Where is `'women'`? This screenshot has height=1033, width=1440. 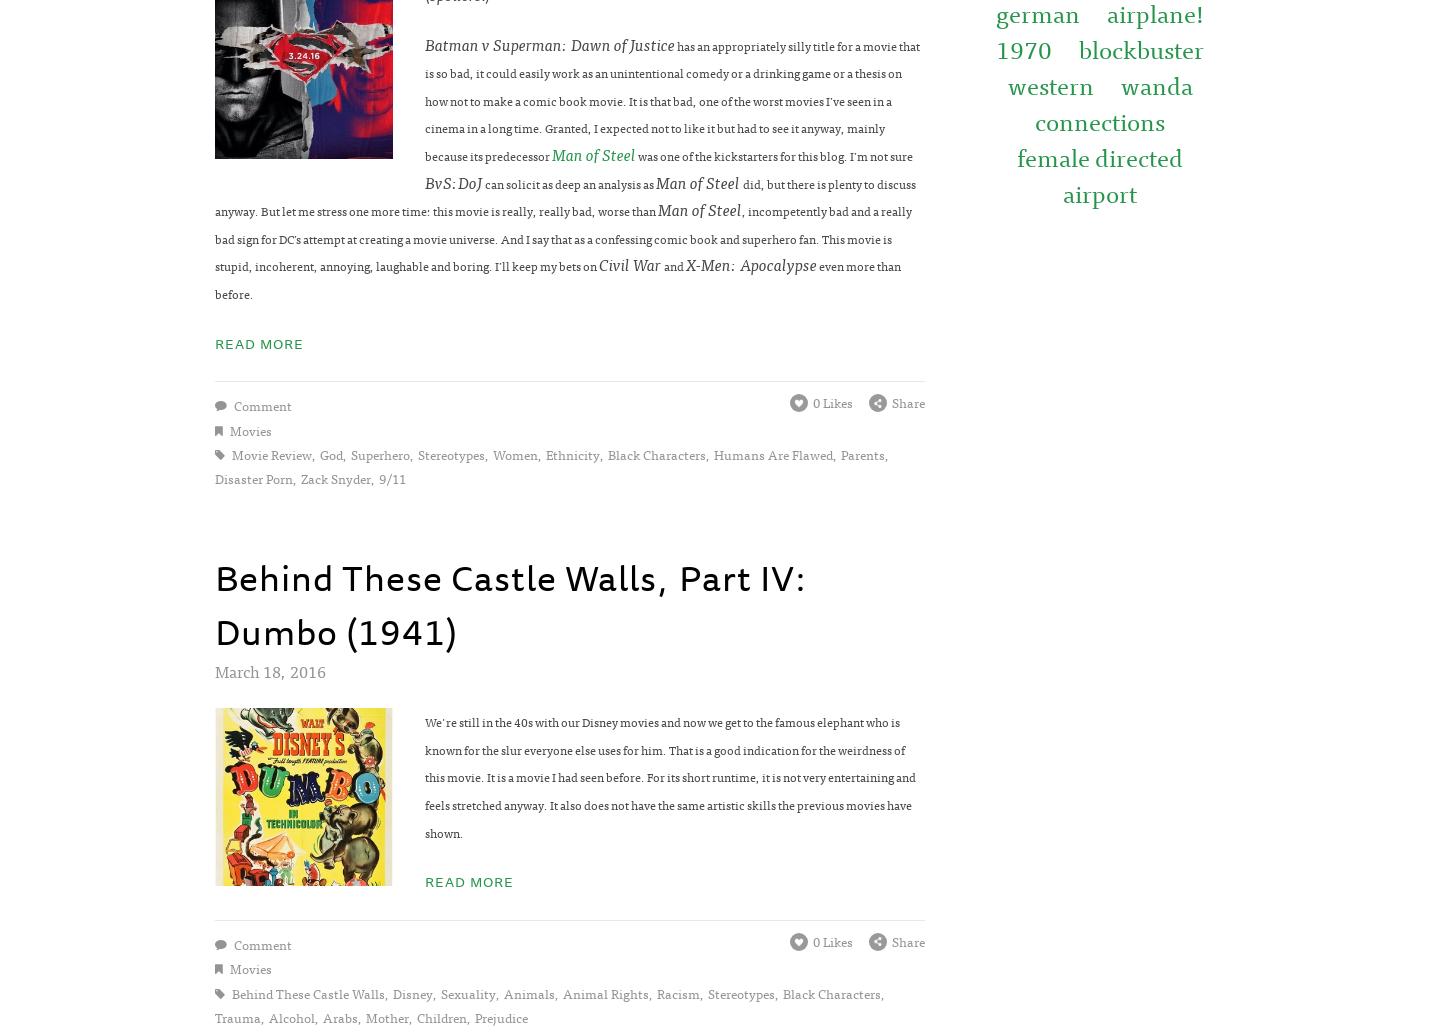
'women' is located at coordinates (513, 453).